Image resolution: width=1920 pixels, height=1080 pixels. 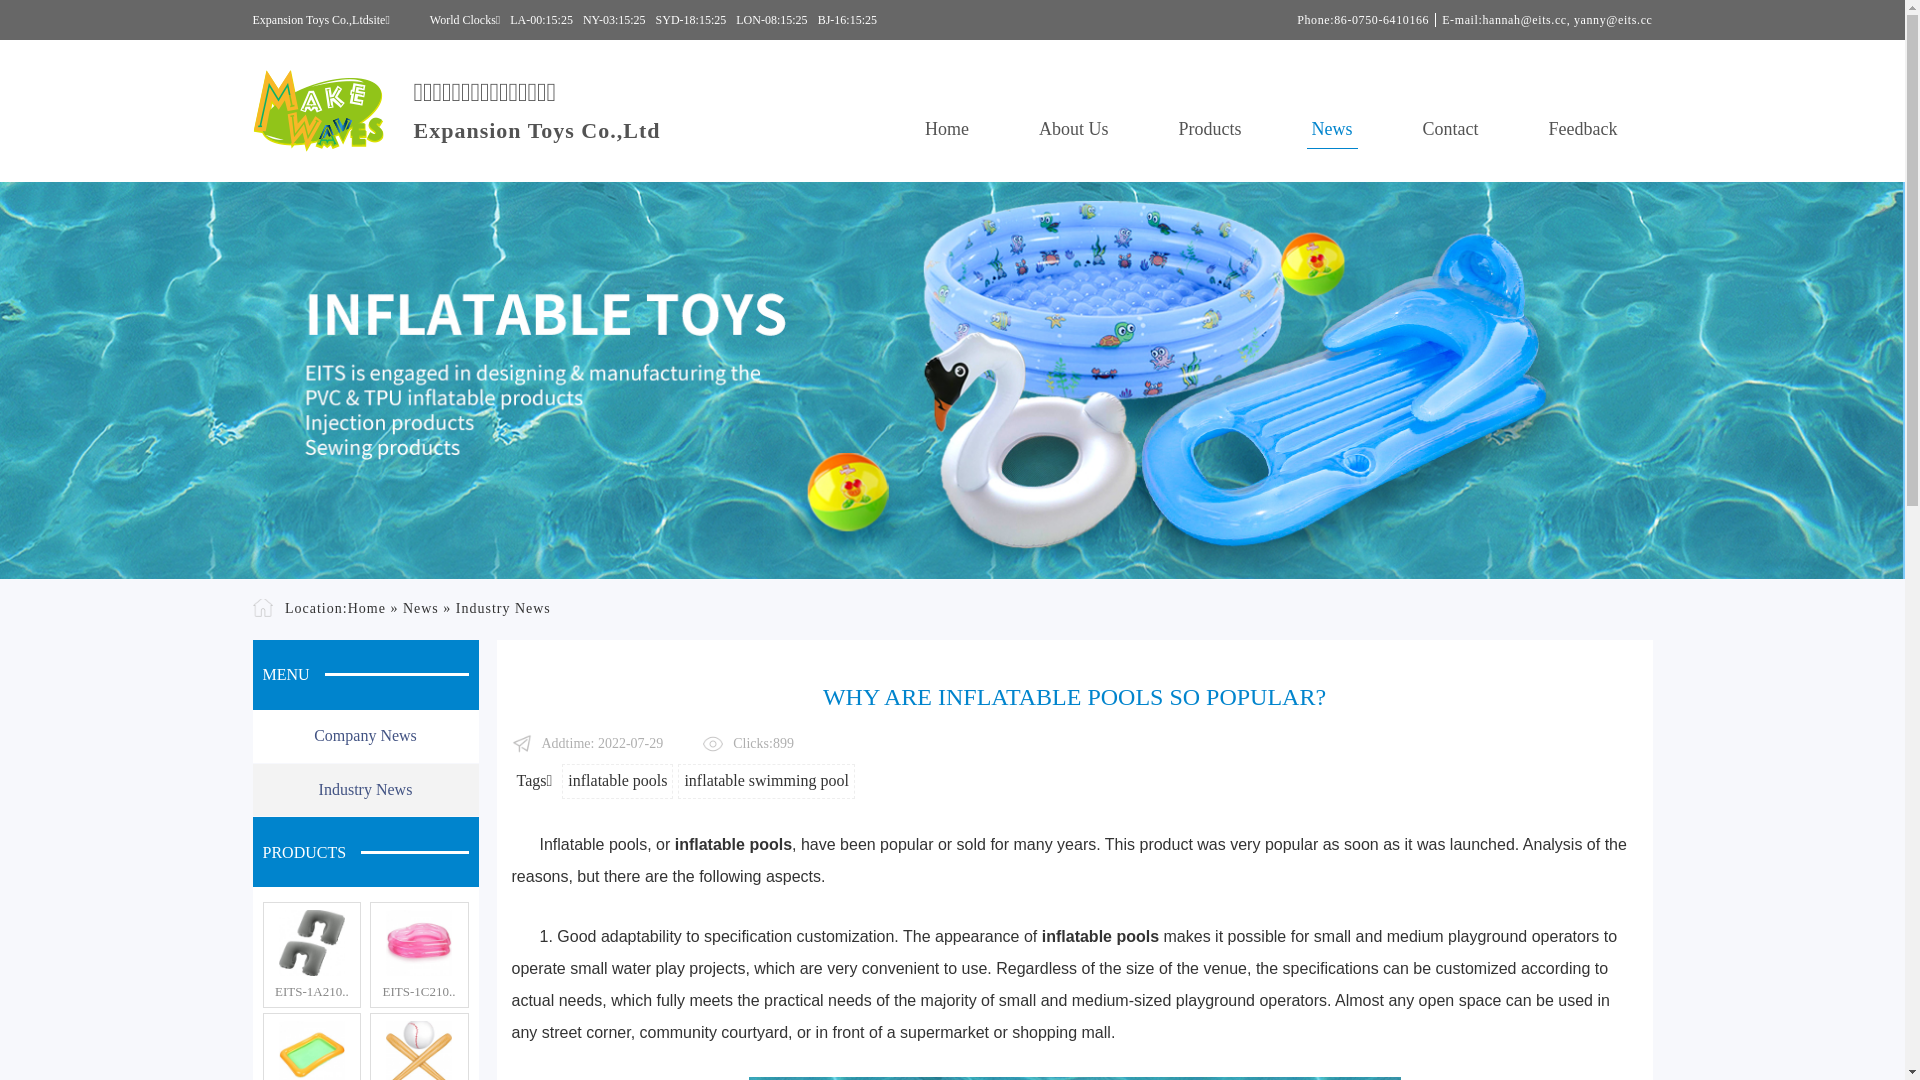 What do you see at coordinates (311, 942) in the screenshot?
I see `'EITS-1A21019'` at bounding box center [311, 942].